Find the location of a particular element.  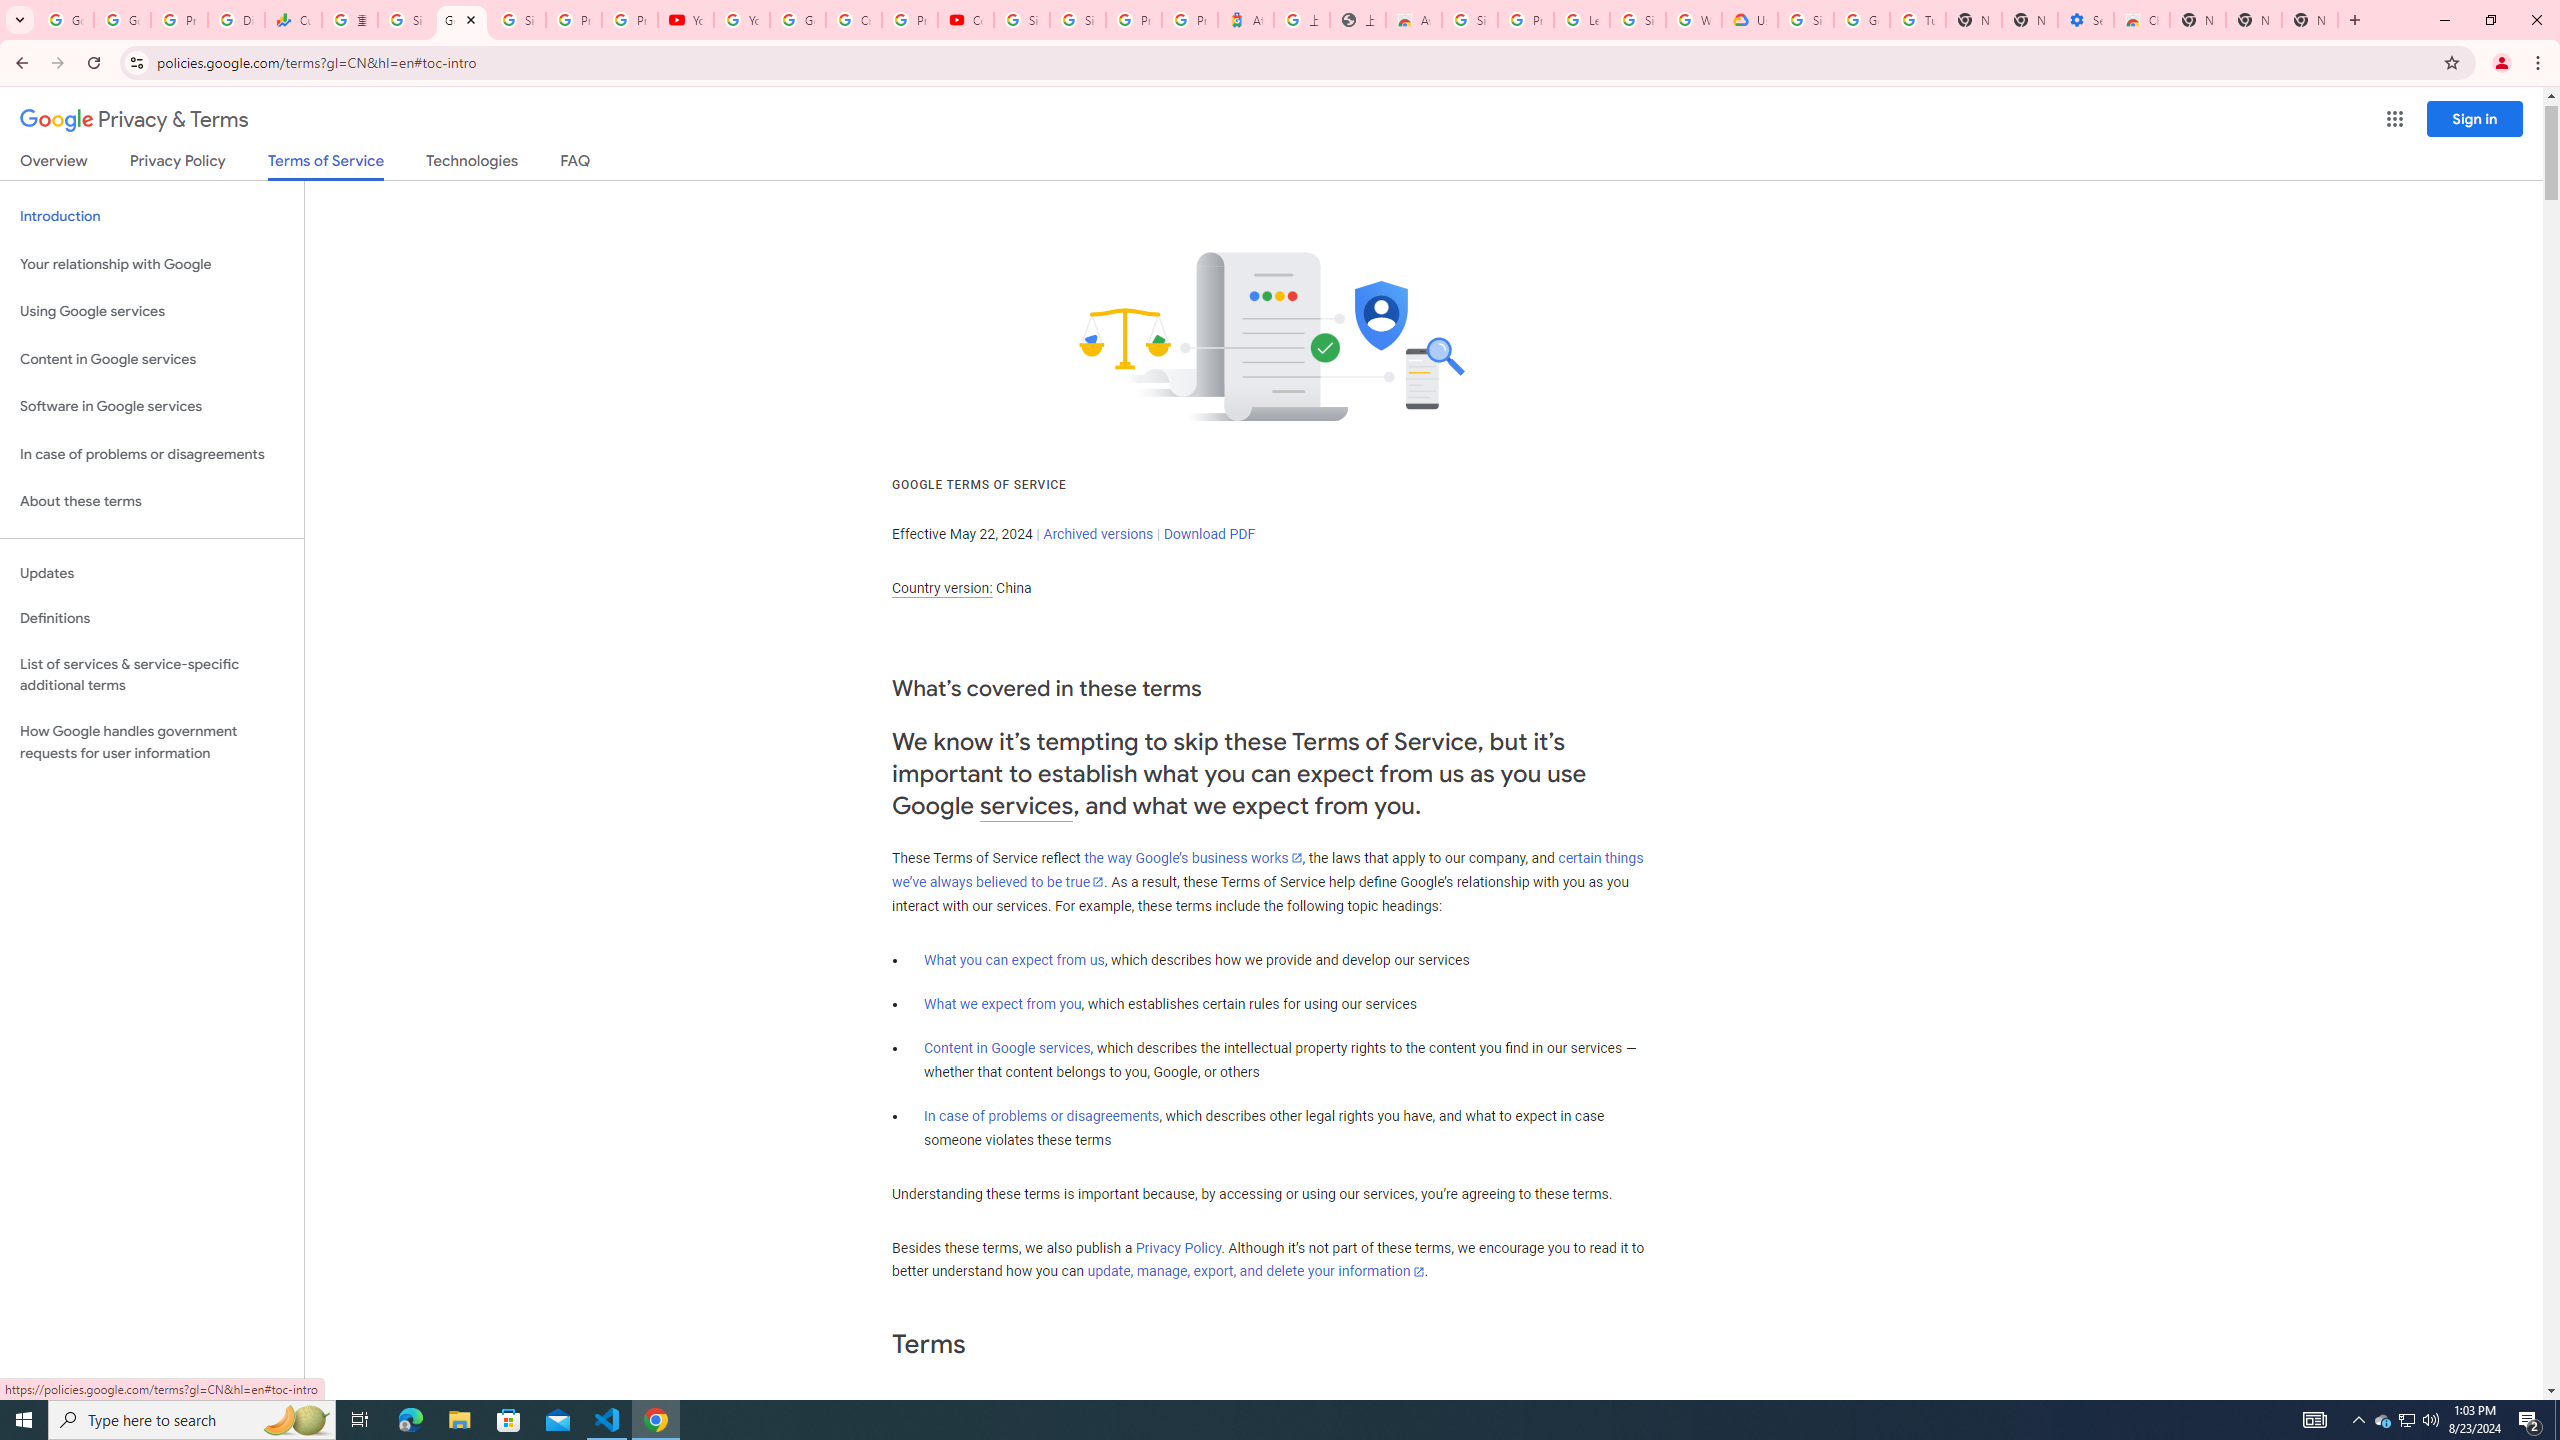

'Google Workspace Admin Community' is located at coordinates (65, 19).